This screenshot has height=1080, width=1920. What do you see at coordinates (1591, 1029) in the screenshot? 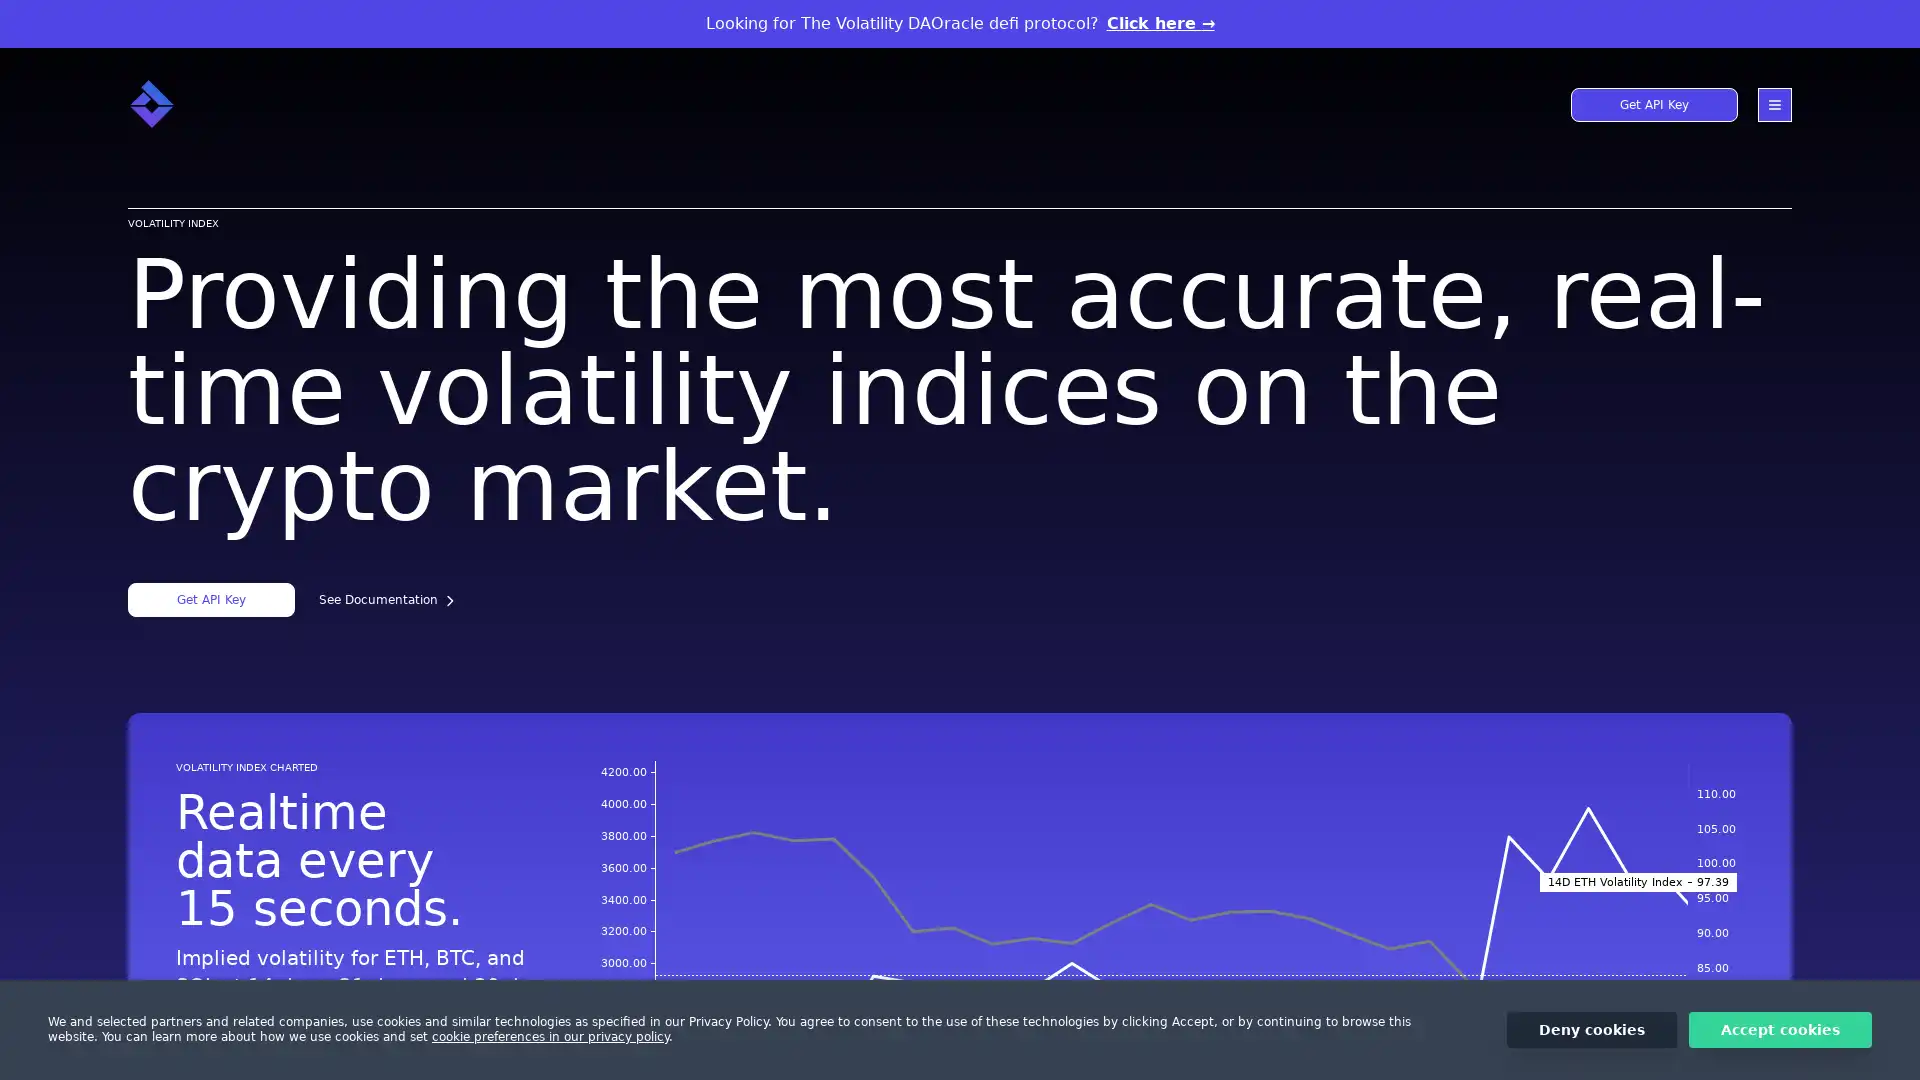
I see `Deny cookies` at bounding box center [1591, 1029].